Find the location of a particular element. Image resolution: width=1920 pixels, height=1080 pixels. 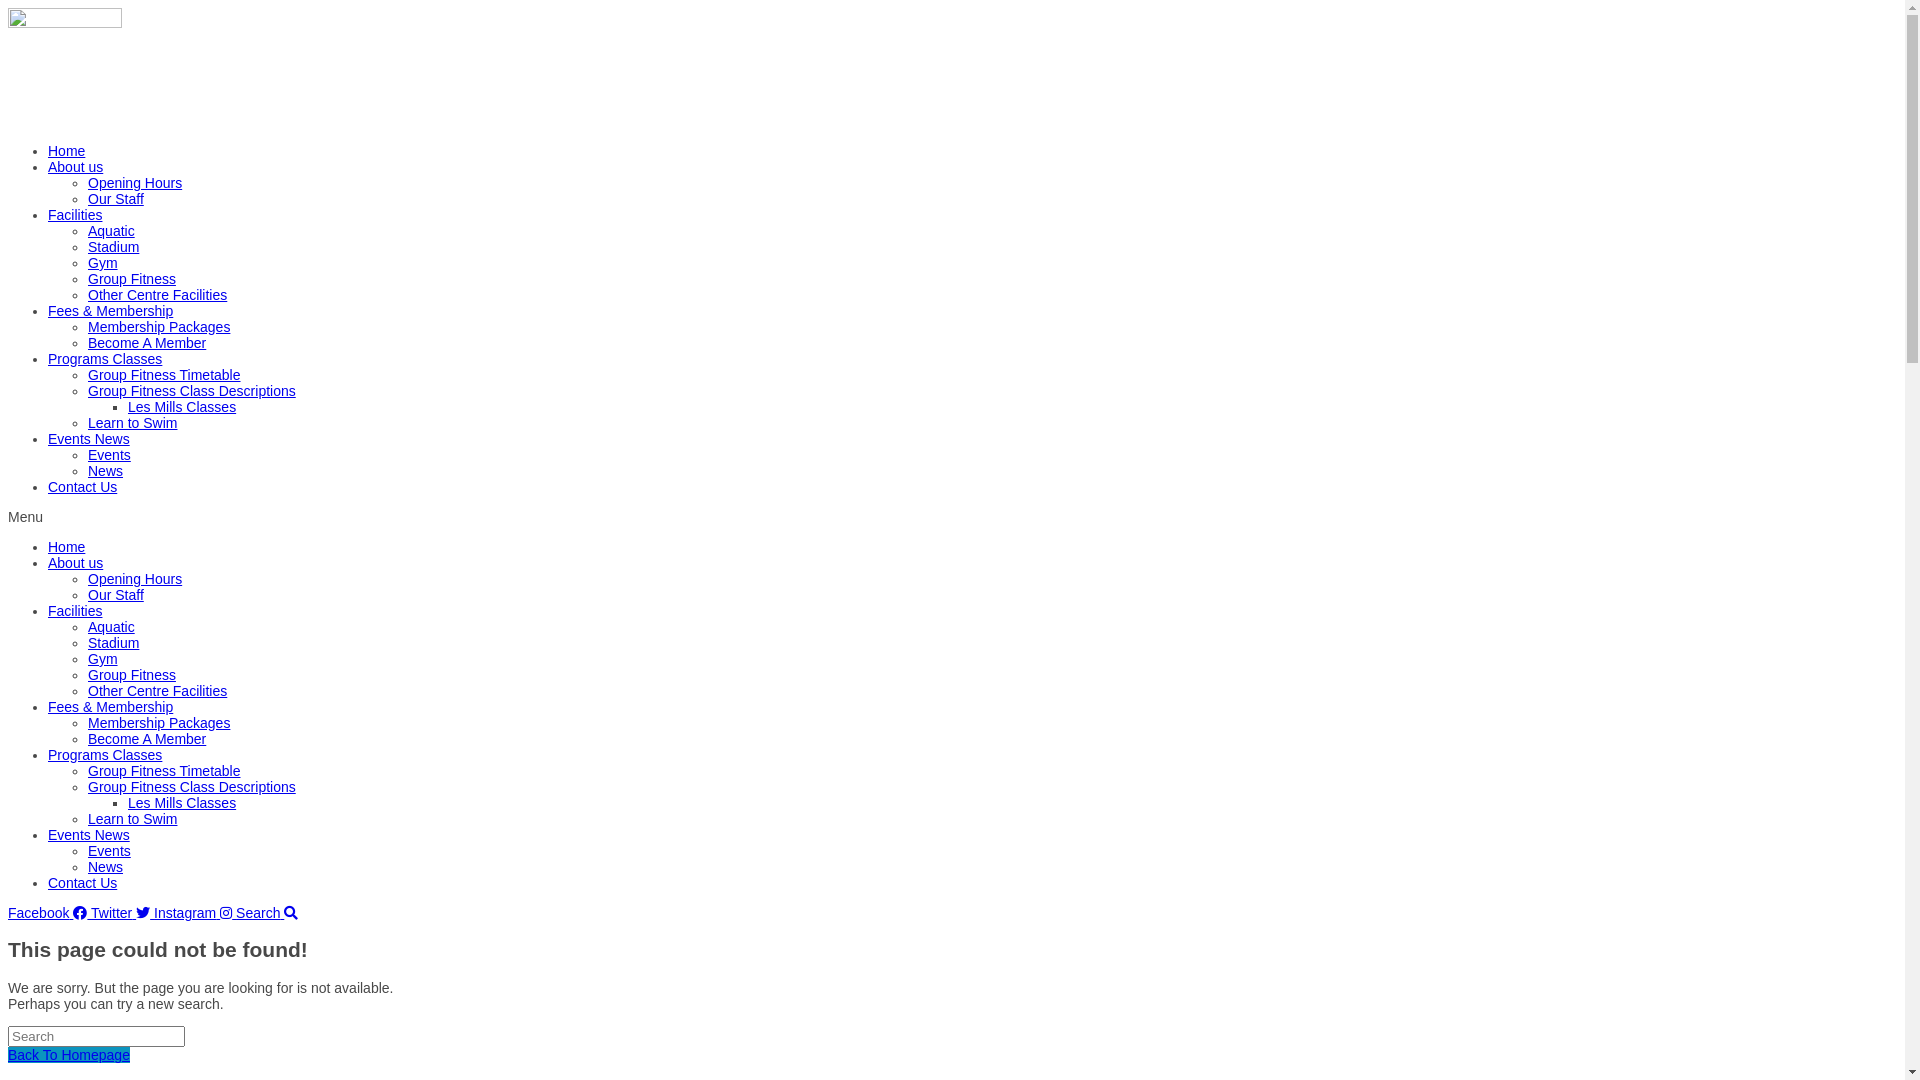

'Programs Classes' is located at coordinates (104, 755).